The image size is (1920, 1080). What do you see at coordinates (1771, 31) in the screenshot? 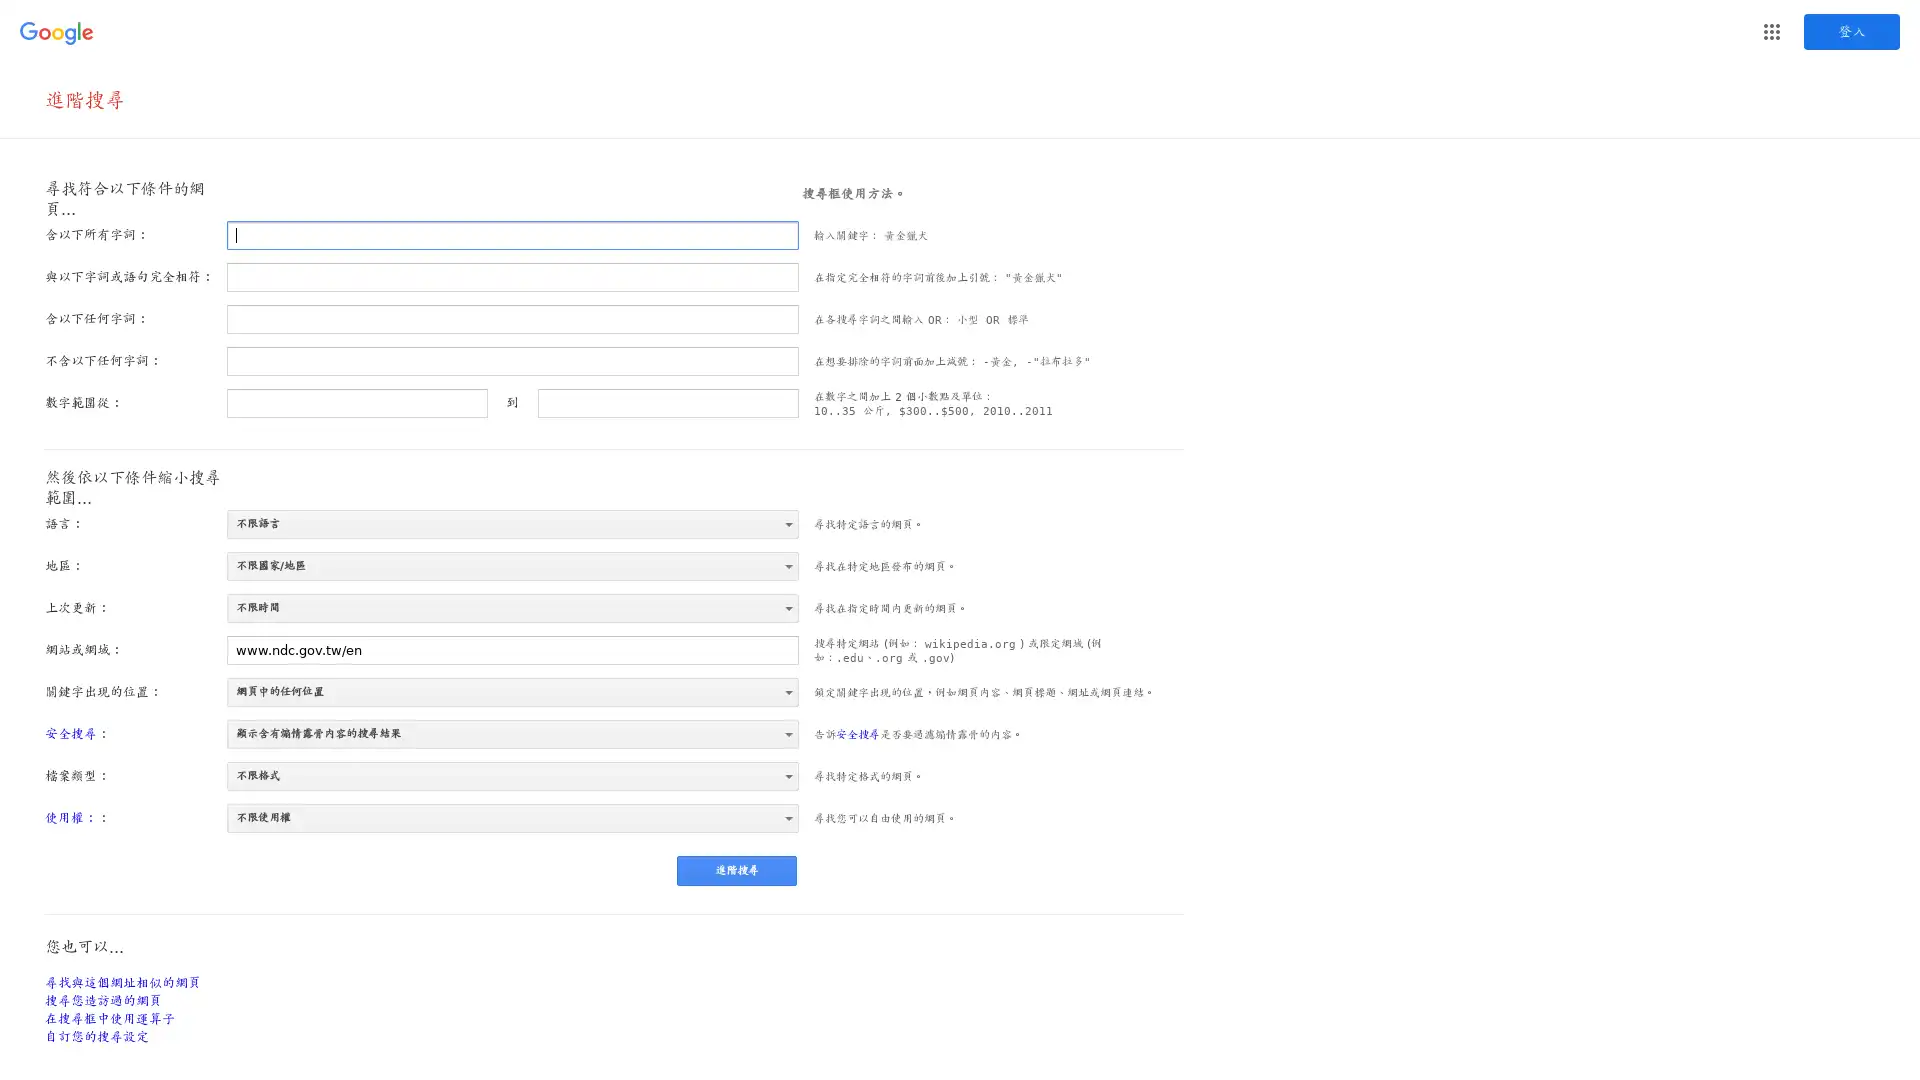
I see `Google` at bounding box center [1771, 31].